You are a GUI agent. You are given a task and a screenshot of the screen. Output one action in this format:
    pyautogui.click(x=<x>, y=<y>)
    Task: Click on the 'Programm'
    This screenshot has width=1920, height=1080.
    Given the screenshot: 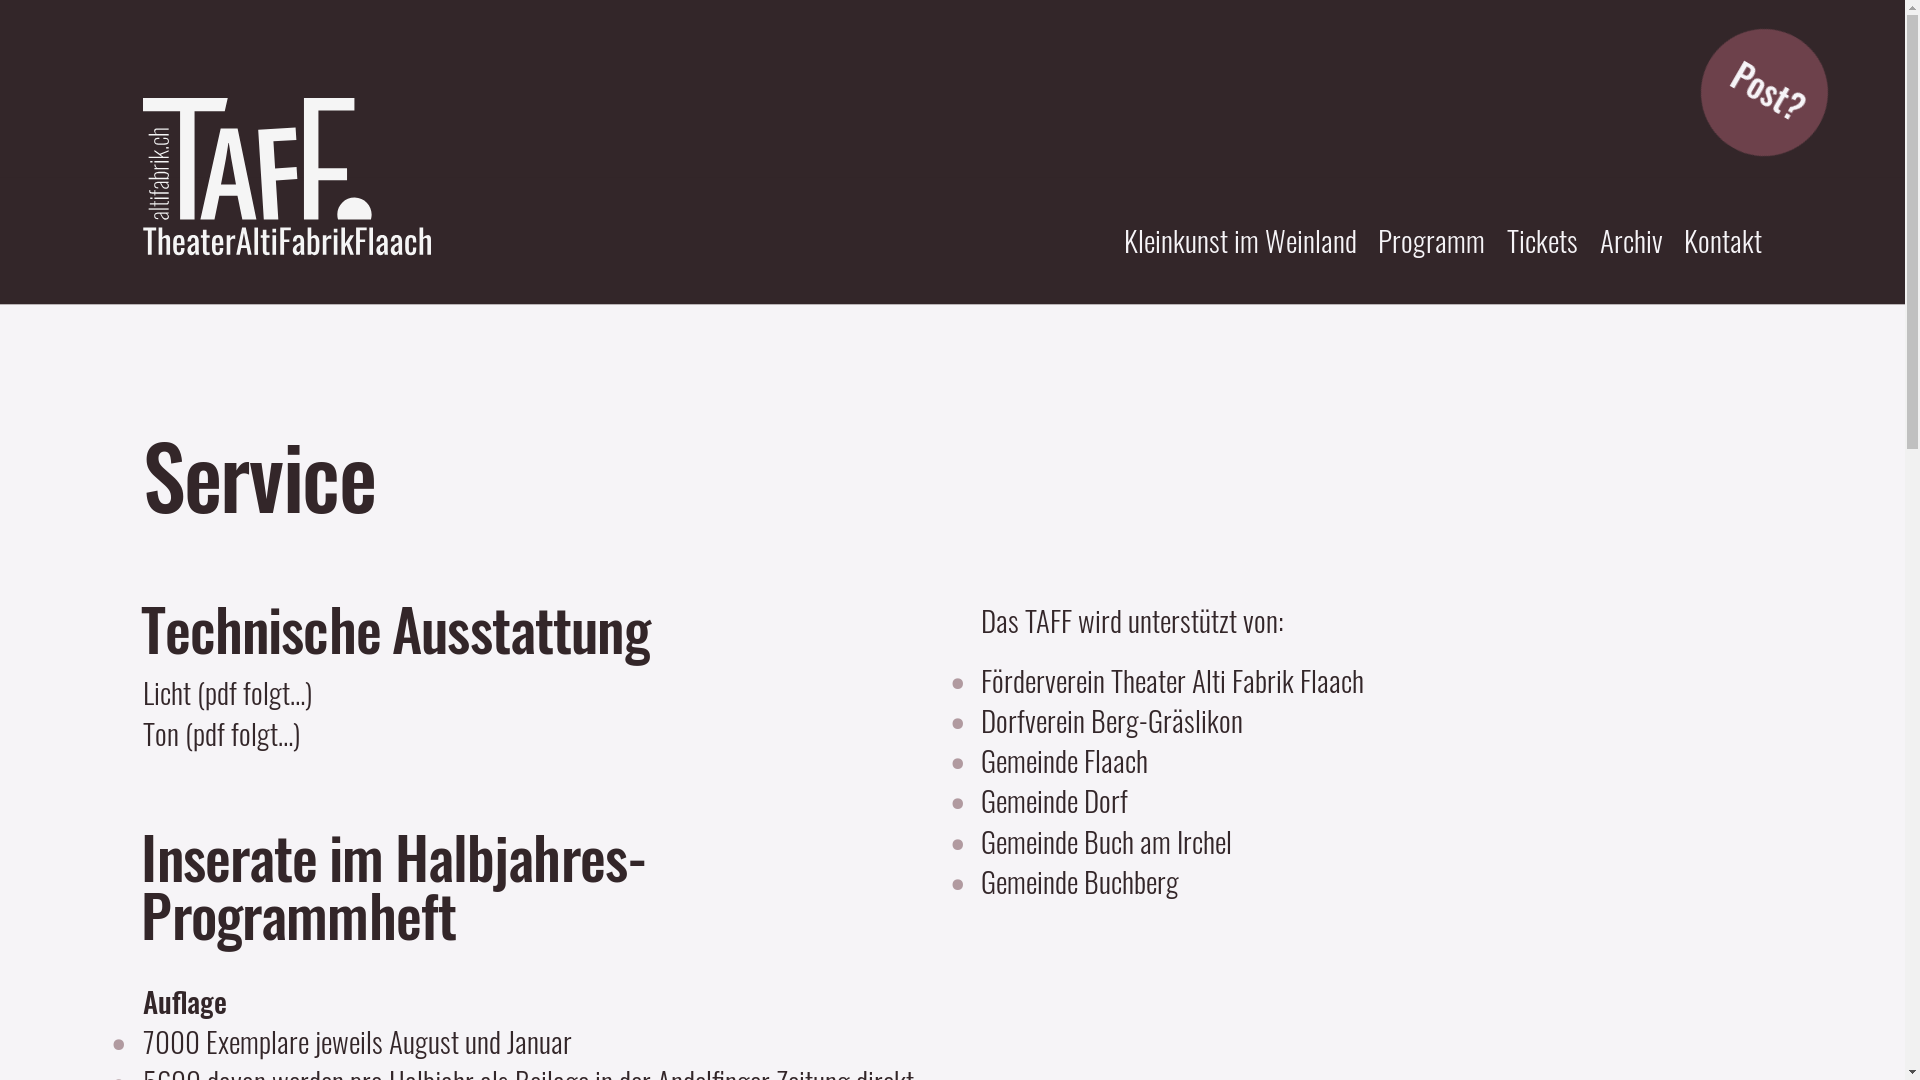 What is the action you would take?
    pyautogui.click(x=1430, y=238)
    